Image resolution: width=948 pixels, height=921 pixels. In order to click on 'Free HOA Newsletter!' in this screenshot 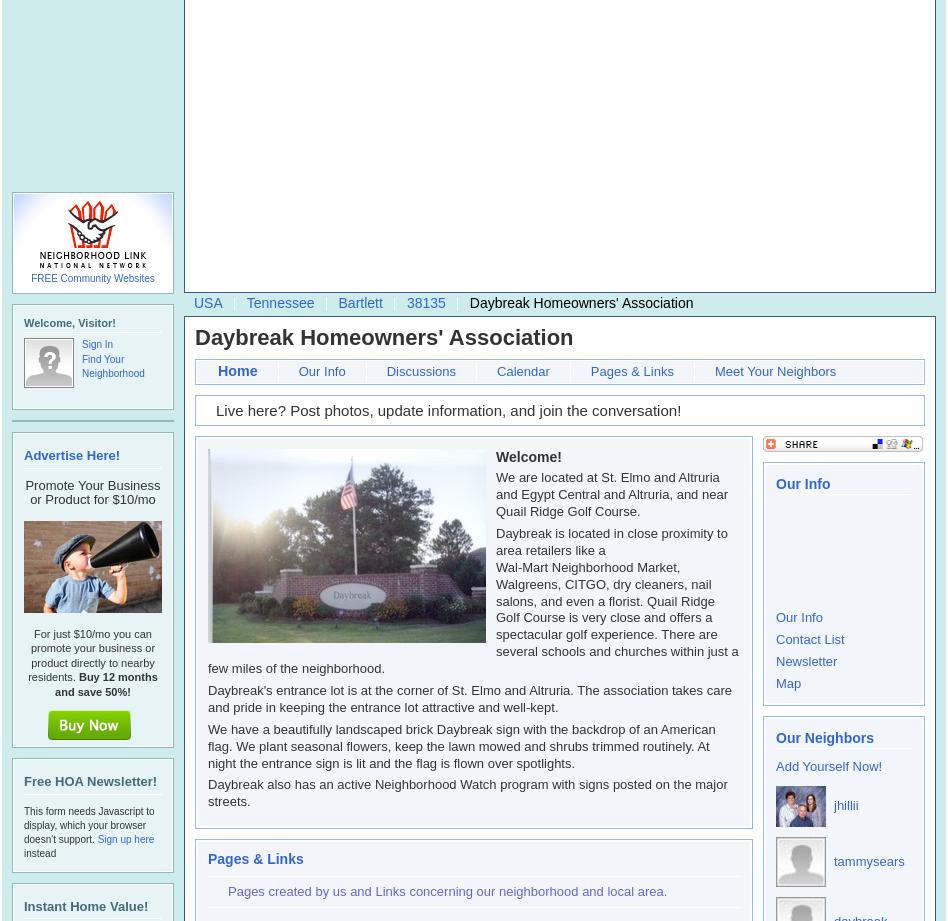, I will do `click(90, 780)`.